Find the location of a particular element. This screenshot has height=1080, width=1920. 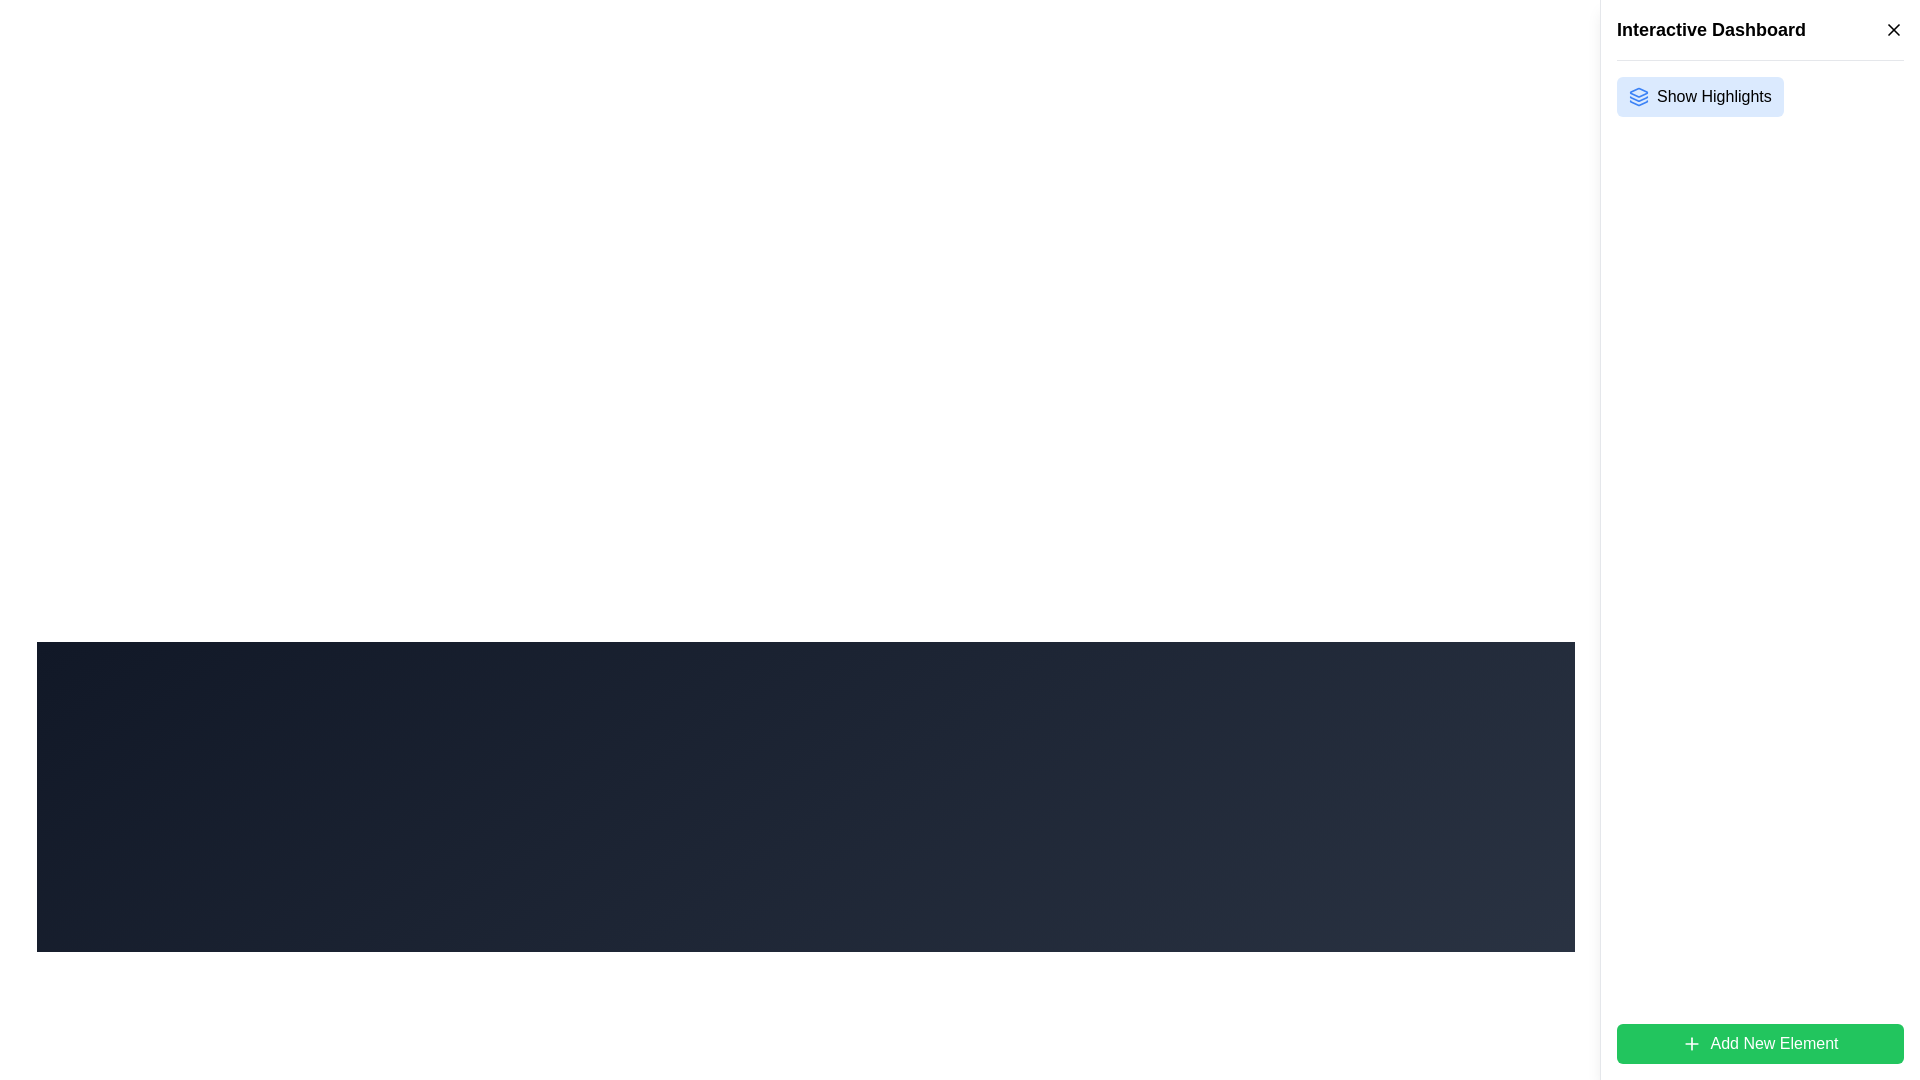

the close button icon (styled as an 'X') located at the top-right corner of the 'Interactive Dashboard' section is located at coordinates (1893, 30).